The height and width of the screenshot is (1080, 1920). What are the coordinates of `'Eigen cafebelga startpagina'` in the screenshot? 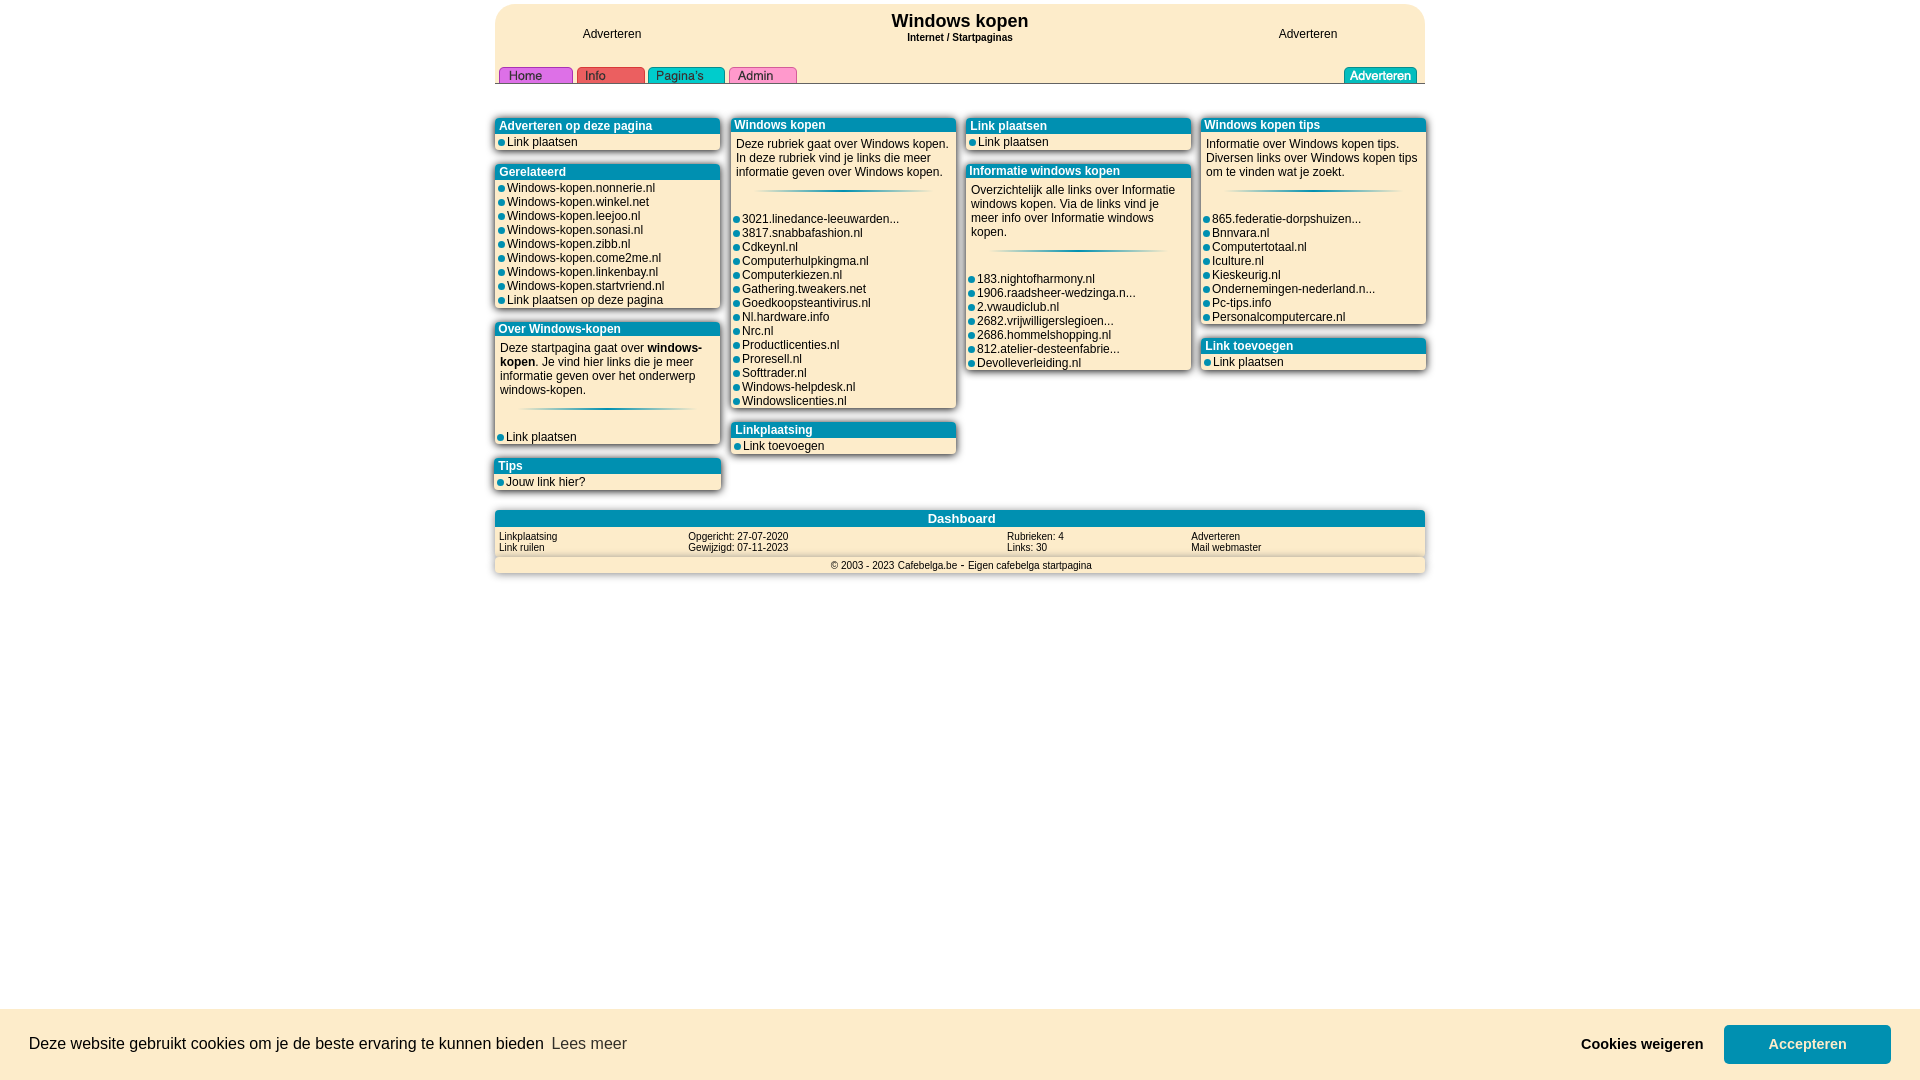 It's located at (1030, 564).